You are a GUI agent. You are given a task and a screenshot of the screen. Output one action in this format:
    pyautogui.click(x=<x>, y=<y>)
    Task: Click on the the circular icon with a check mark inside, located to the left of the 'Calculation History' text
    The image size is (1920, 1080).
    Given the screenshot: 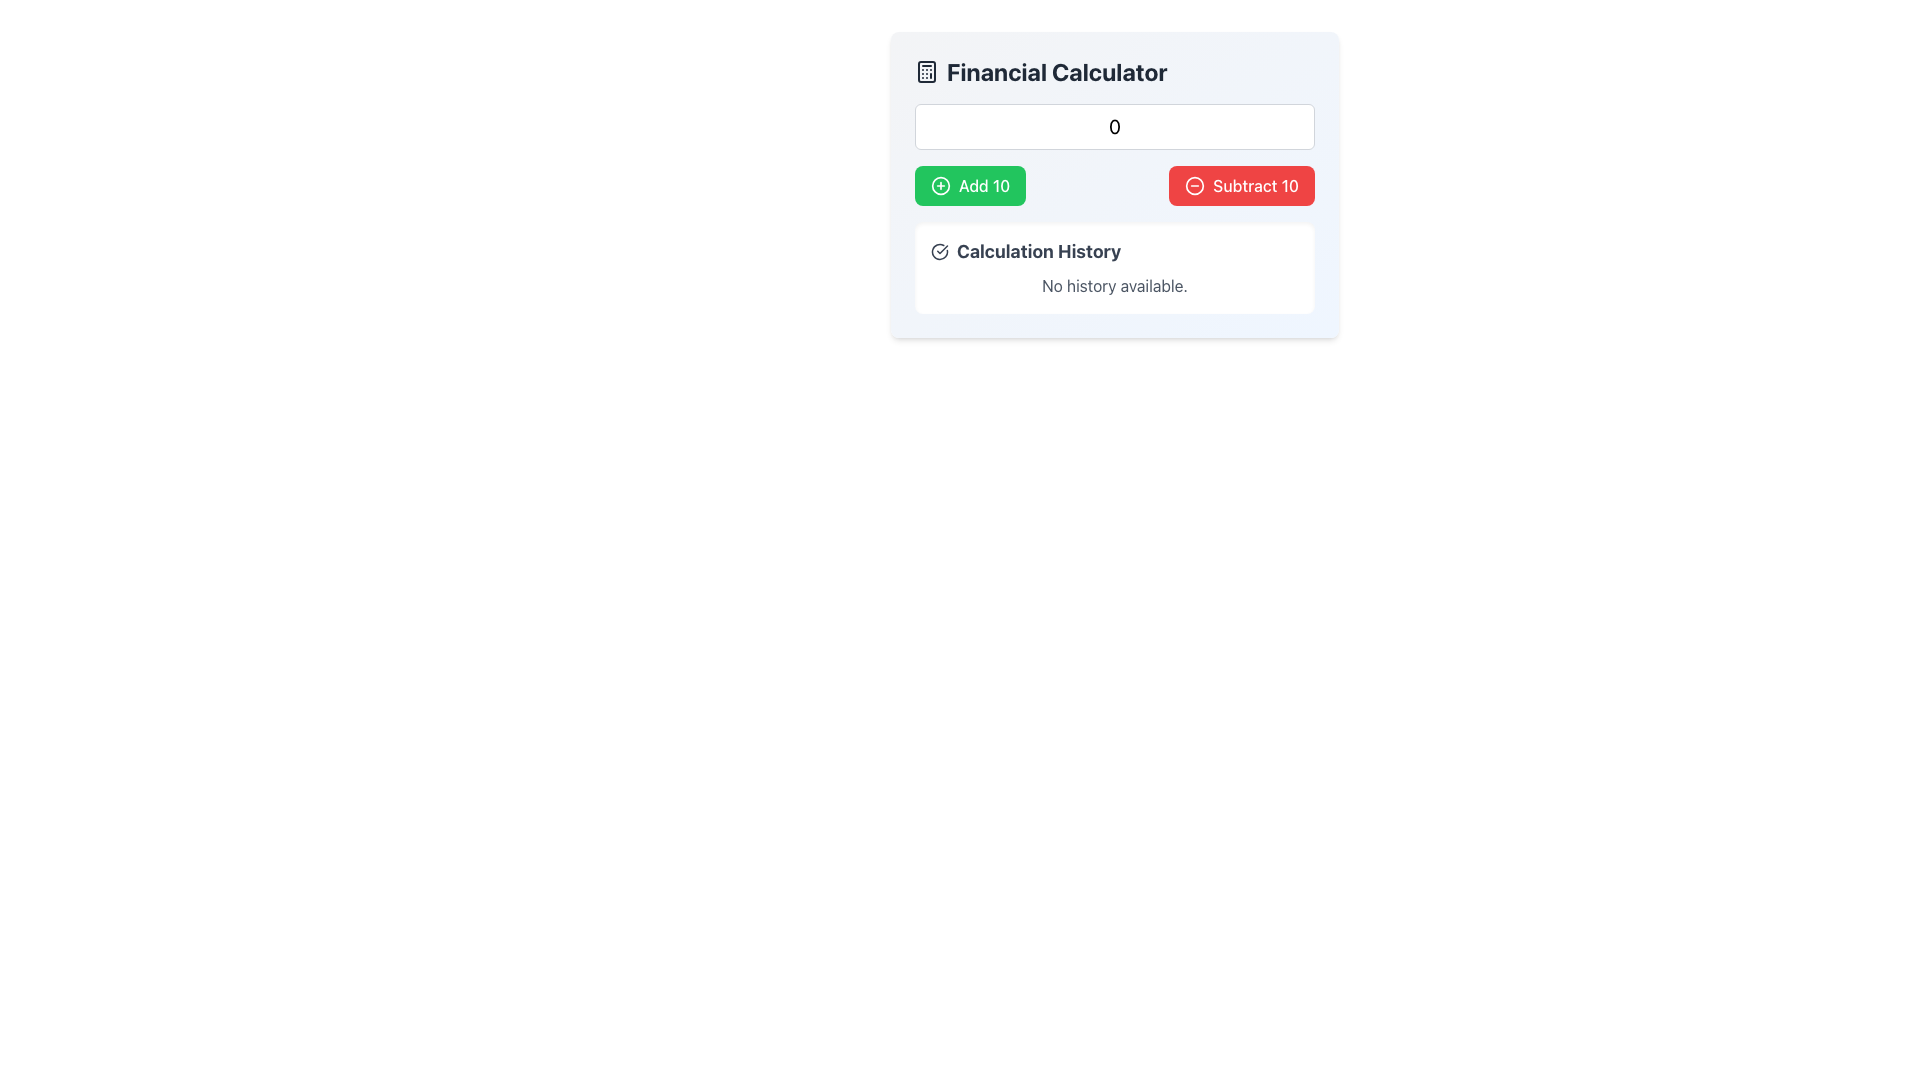 What is the action you would take?
    pyautogui.click(x=939, y=250)
    